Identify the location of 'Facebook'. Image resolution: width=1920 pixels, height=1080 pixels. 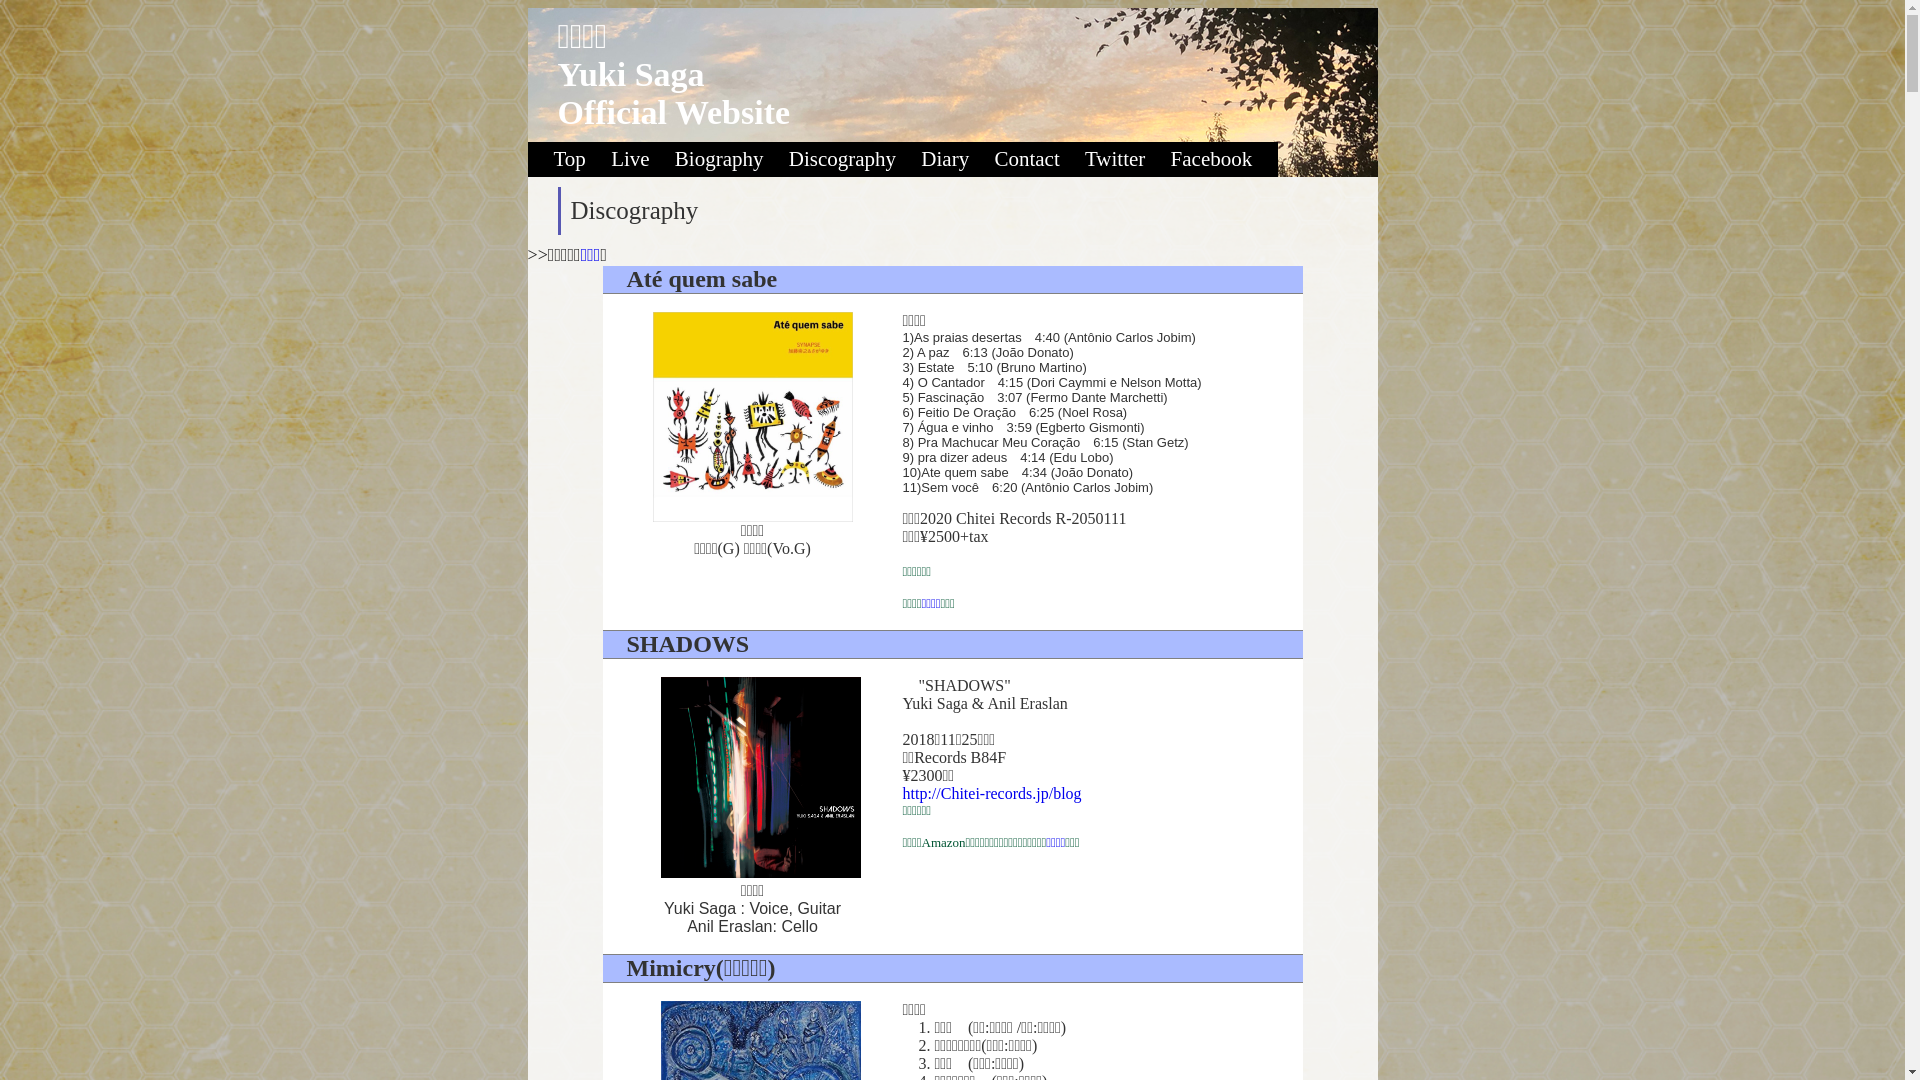
(1221, 157).